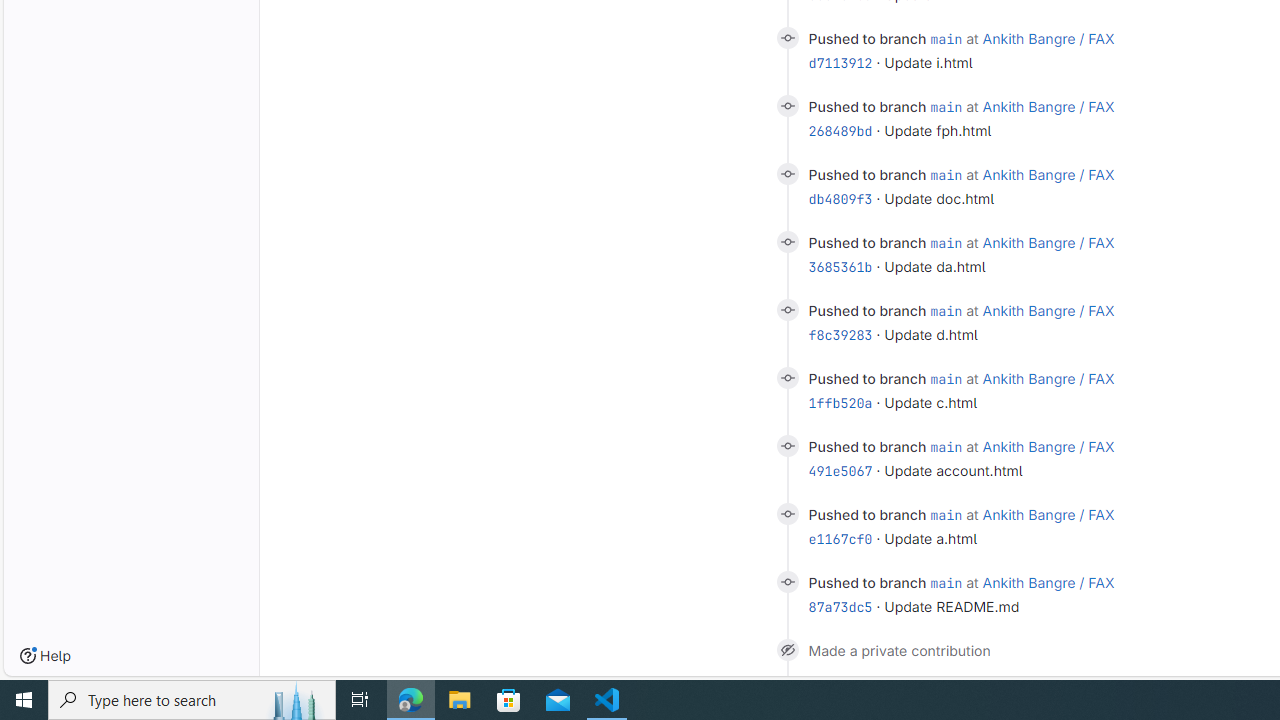 Image resolution: width=1280 pixels, height=720 pixels. What do you see at coordinates (840, 61) in the screenshot?
I see `'d7113912'` at bounding box center [840, 61].